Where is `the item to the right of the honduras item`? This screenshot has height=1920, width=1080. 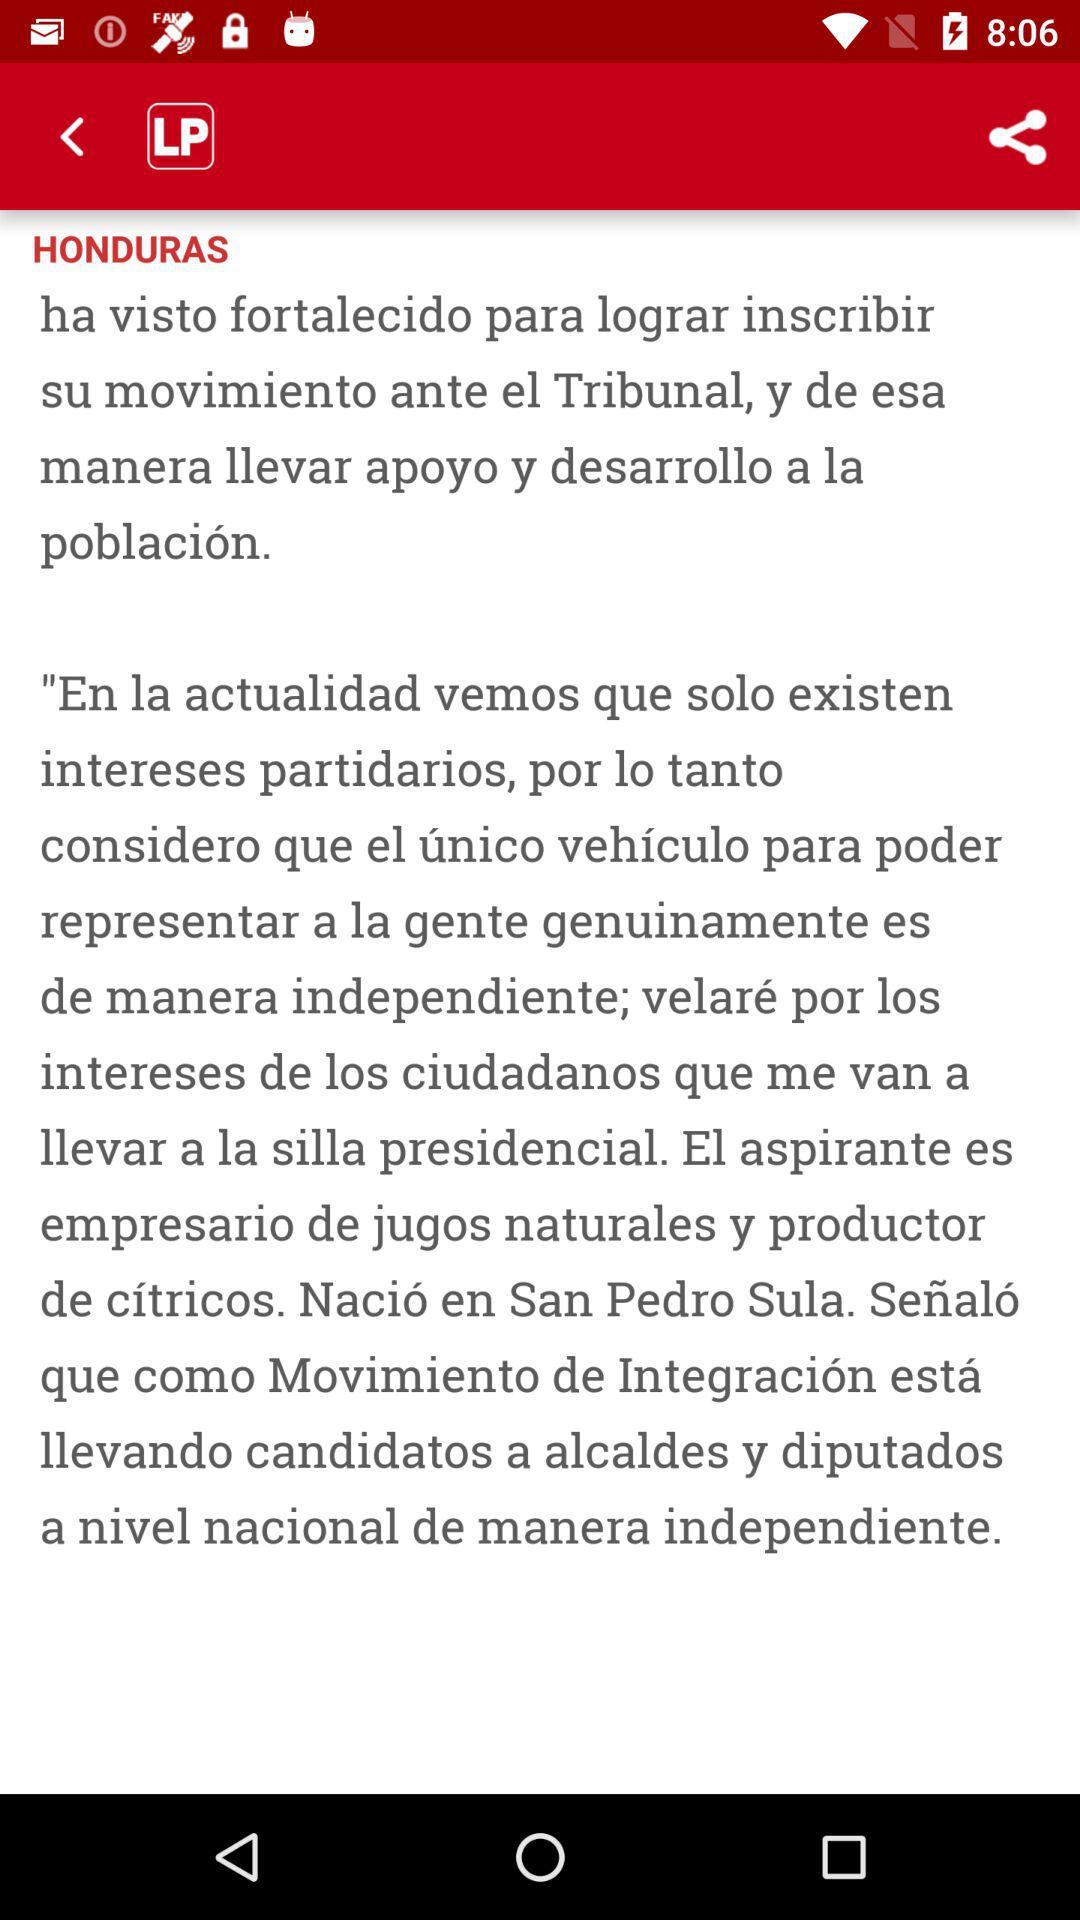
the item to the right of the honduras item is located at coordinates (935, 245).